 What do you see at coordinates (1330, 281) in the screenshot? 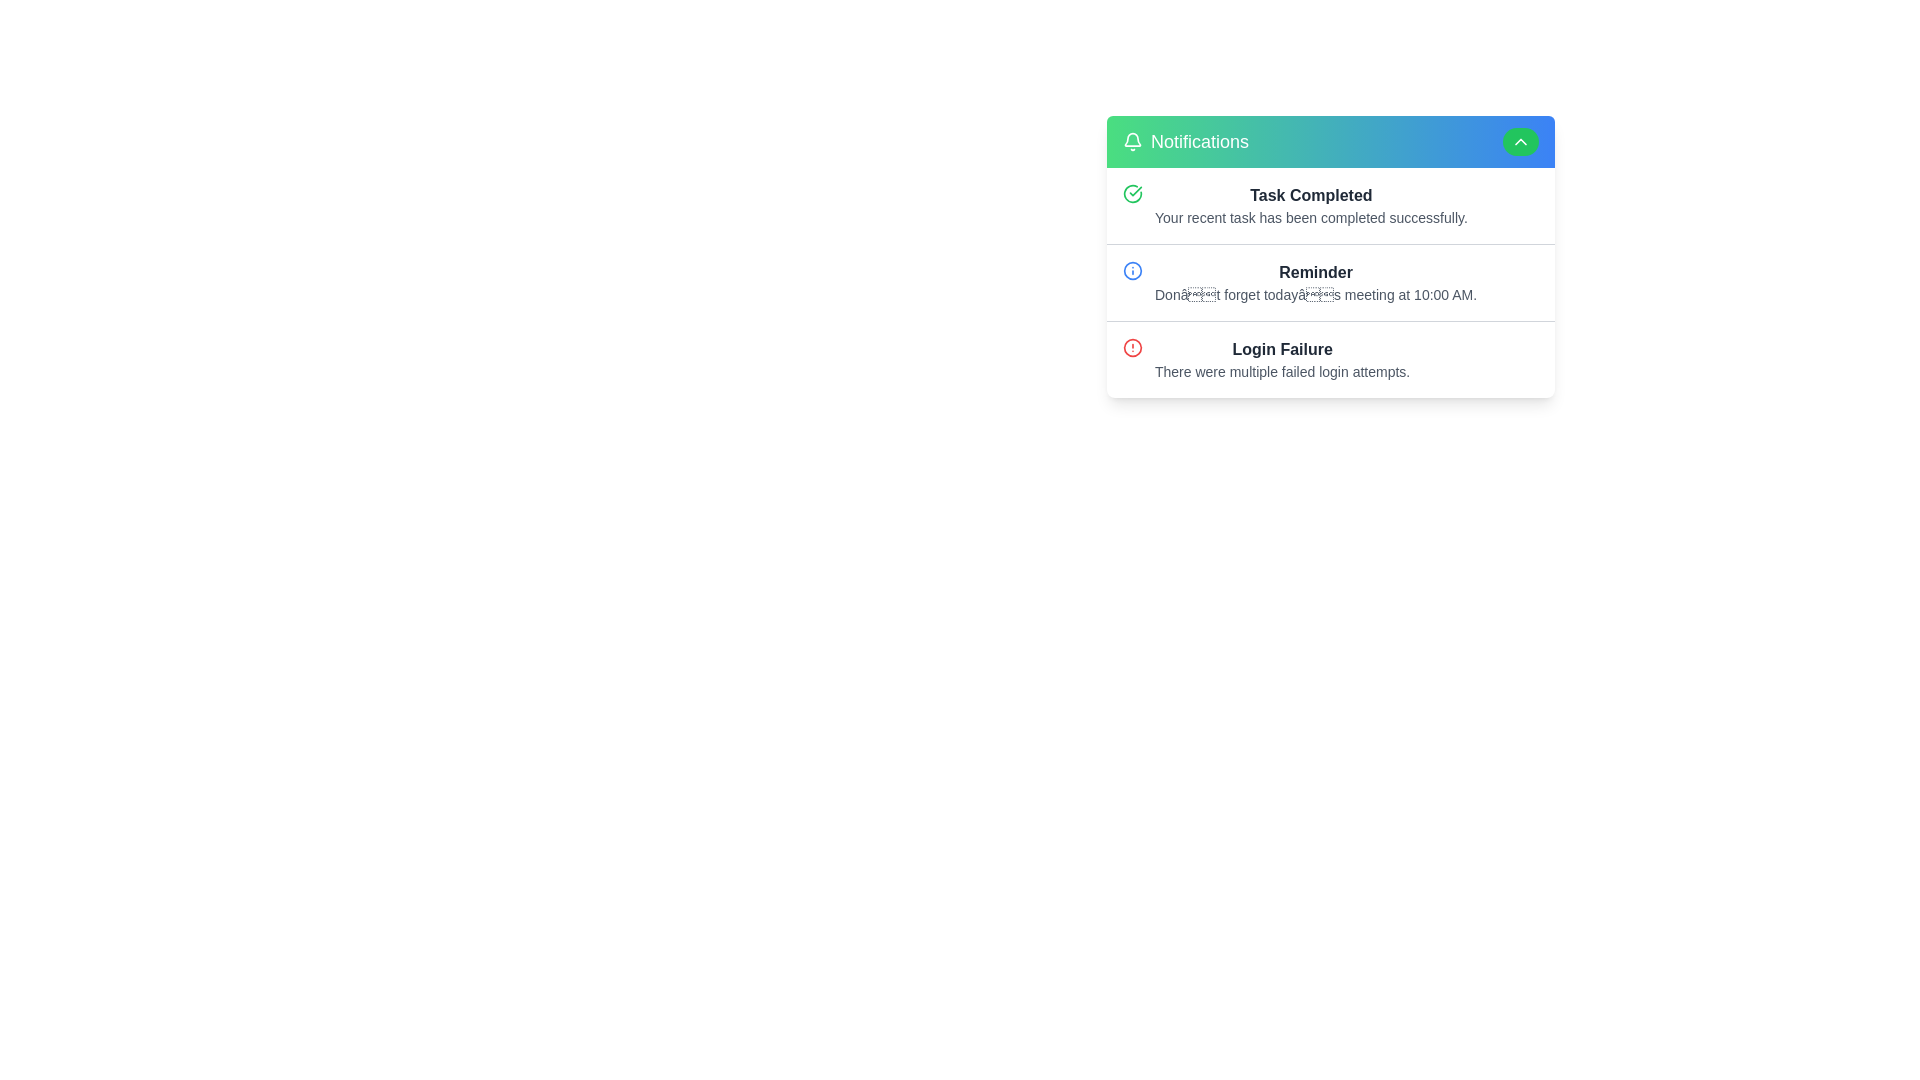
I see `the second informational notification that reminds the user of the meeting scheduled at 10:00 AM` at bounding box center [1330, 281].